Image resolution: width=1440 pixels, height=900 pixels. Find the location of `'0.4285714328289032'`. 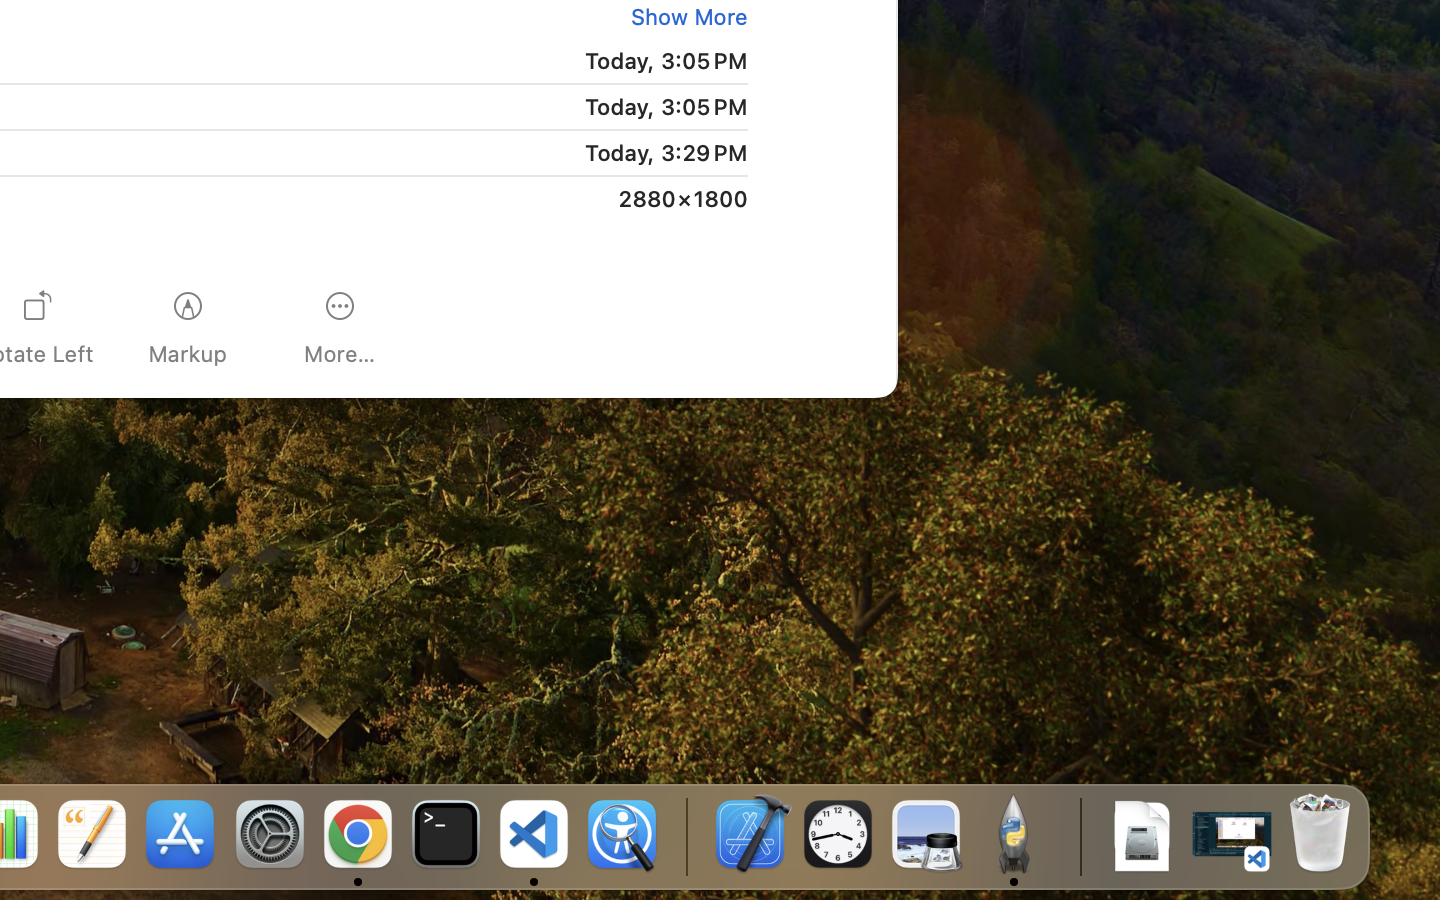

'0.4285714328289032' is located at coordinates (685, 835).